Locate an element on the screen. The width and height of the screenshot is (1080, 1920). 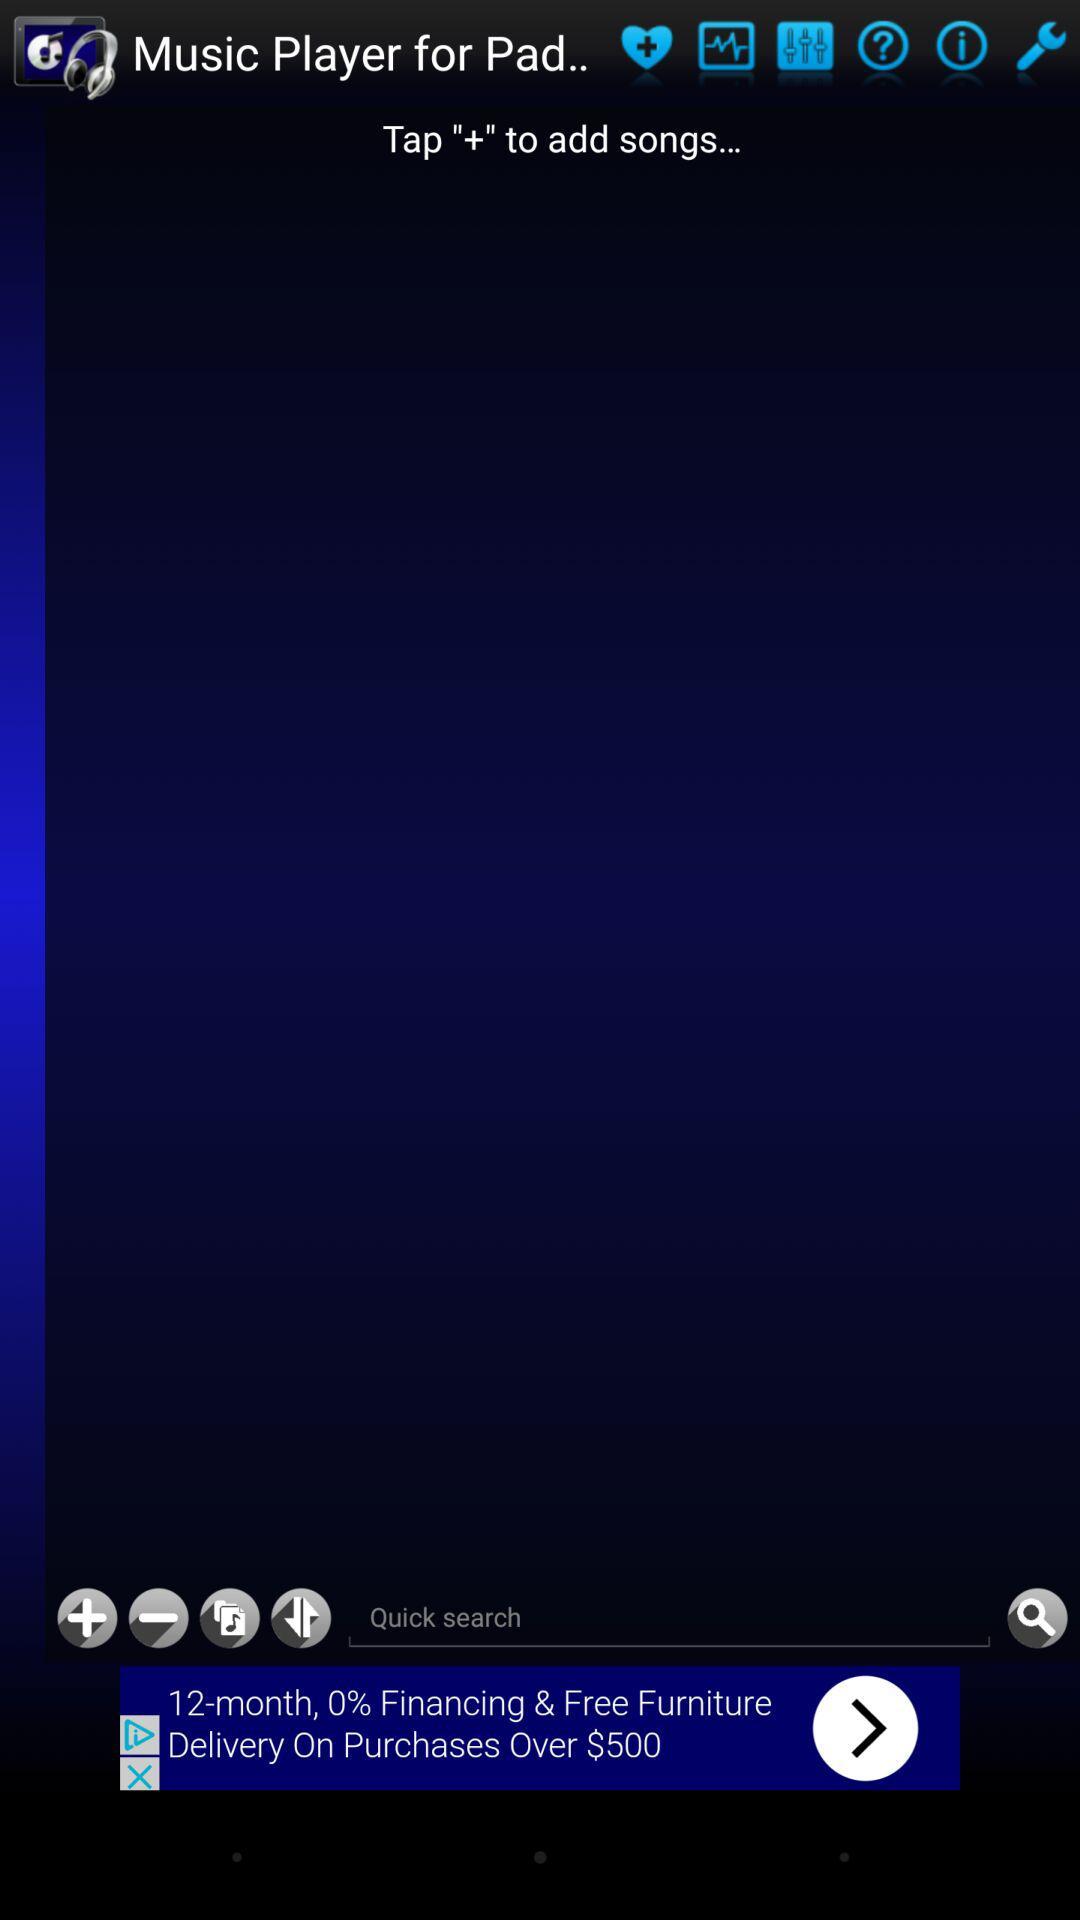
a song is located at coordinates (86, 1618).